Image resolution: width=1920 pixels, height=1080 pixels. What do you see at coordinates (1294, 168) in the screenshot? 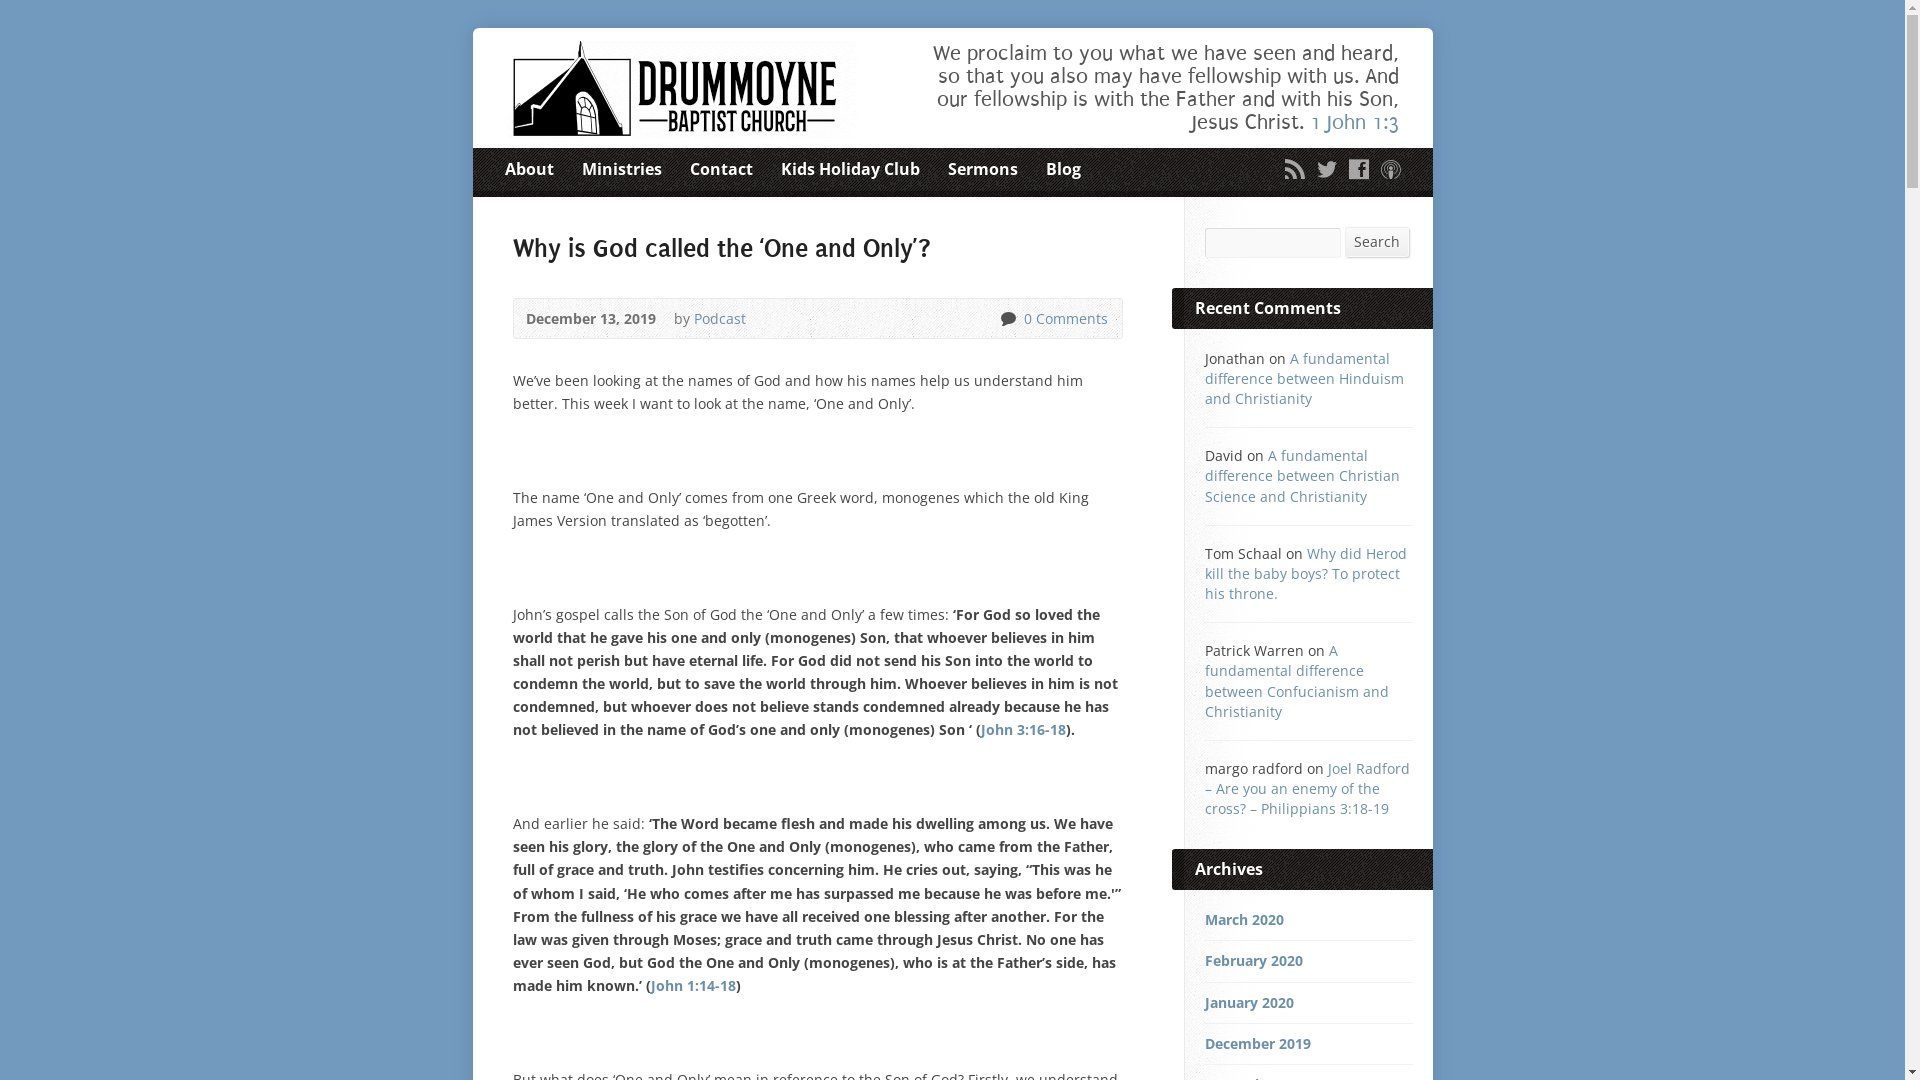
I see `'RSS'` at bounding box center [1294, 168].